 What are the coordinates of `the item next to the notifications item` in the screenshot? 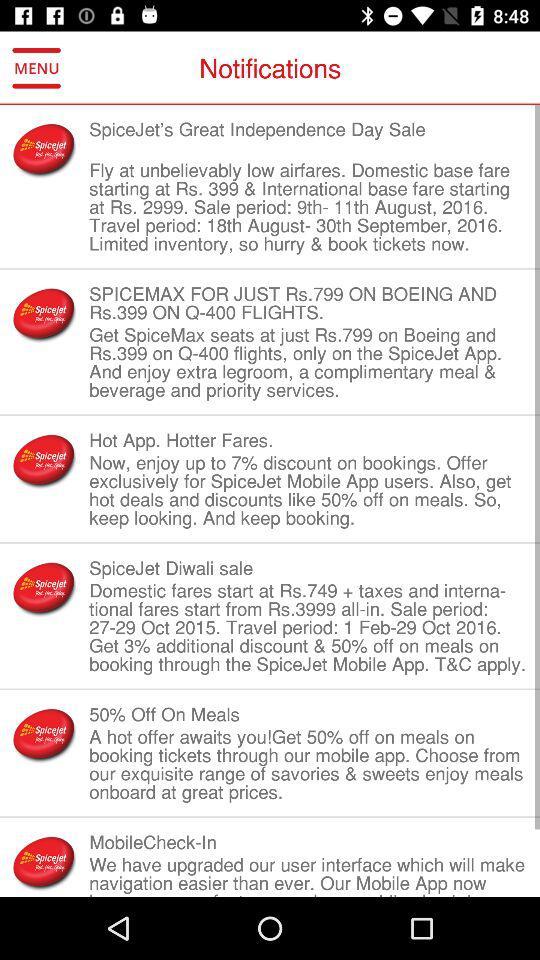 It's located at (36, 68).